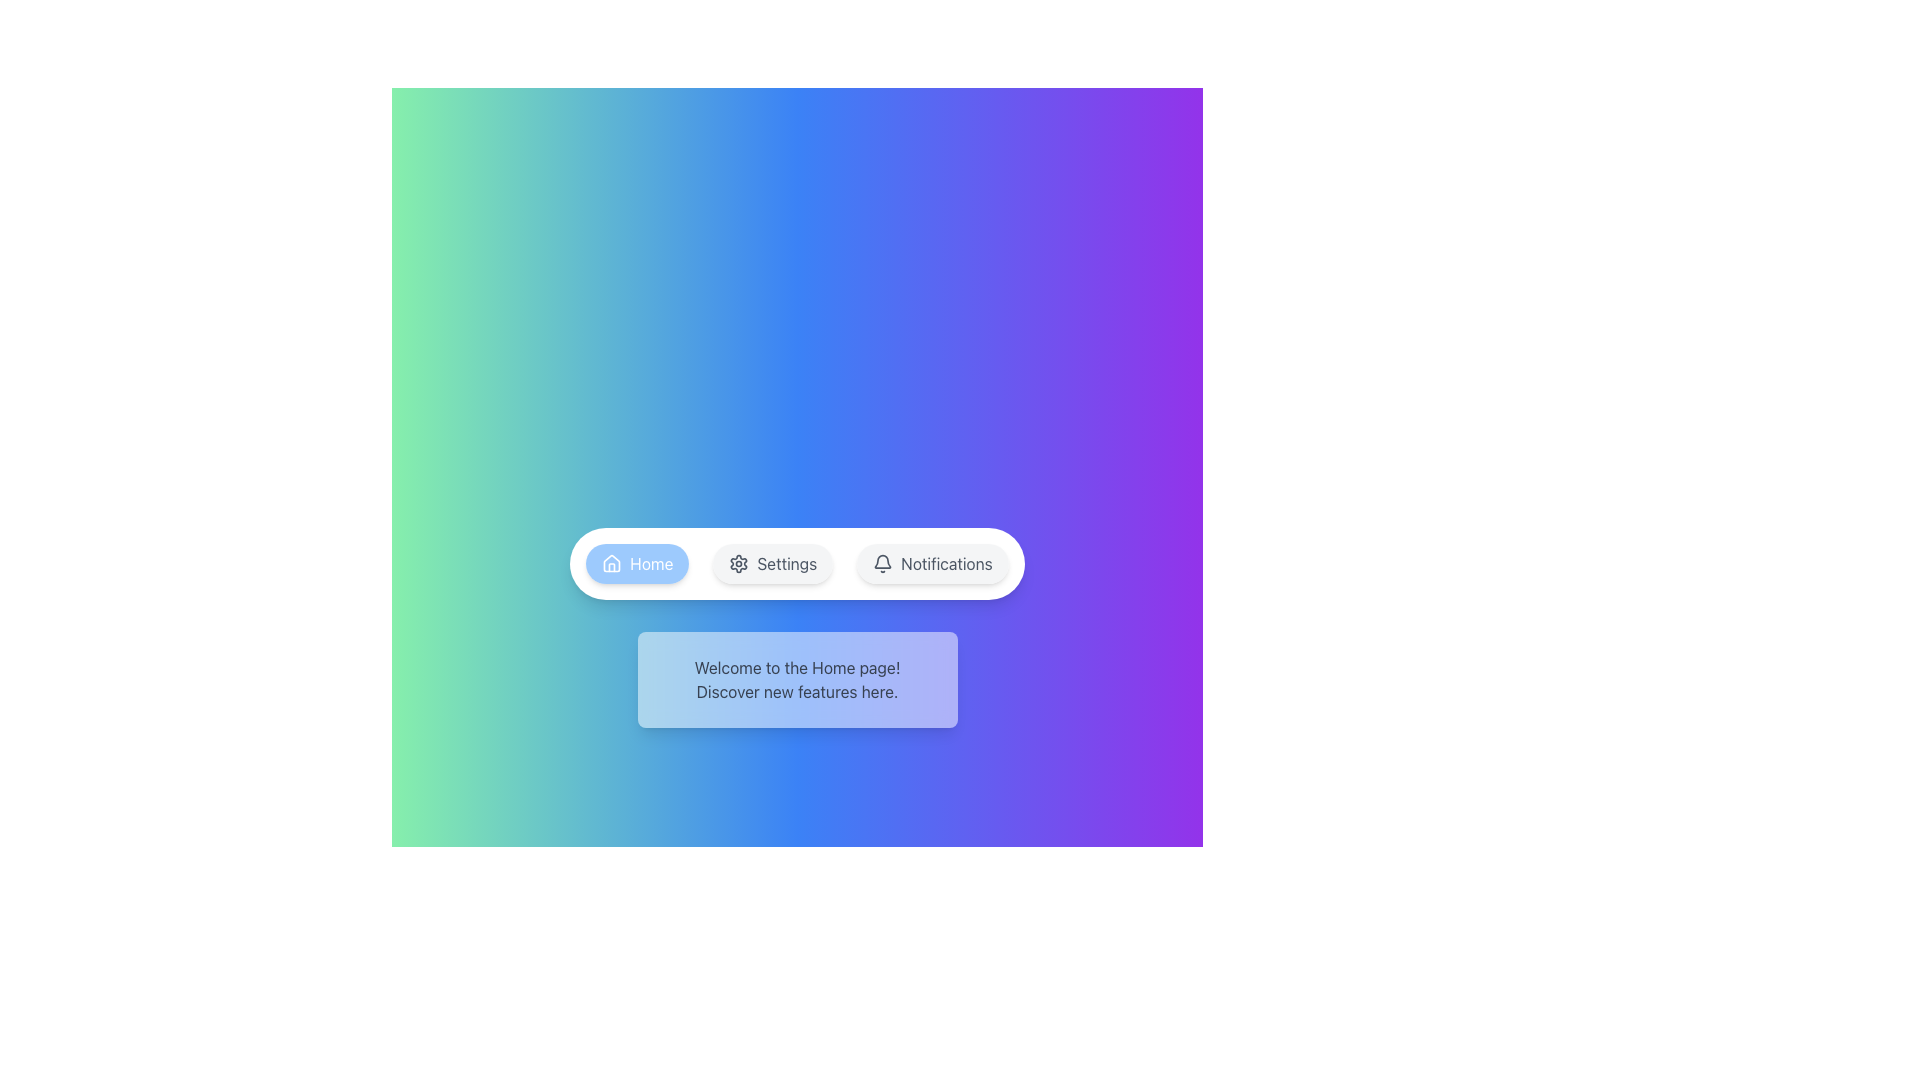 This screenshot has width=1920, height=1080. What do you see at coordinates (738, 563) in the screenshot?
I see `the gear-shaped icon representing settings, which is part of the 'Settings' button located in the horizontal navigation bar` at bounding box center [738, 563].